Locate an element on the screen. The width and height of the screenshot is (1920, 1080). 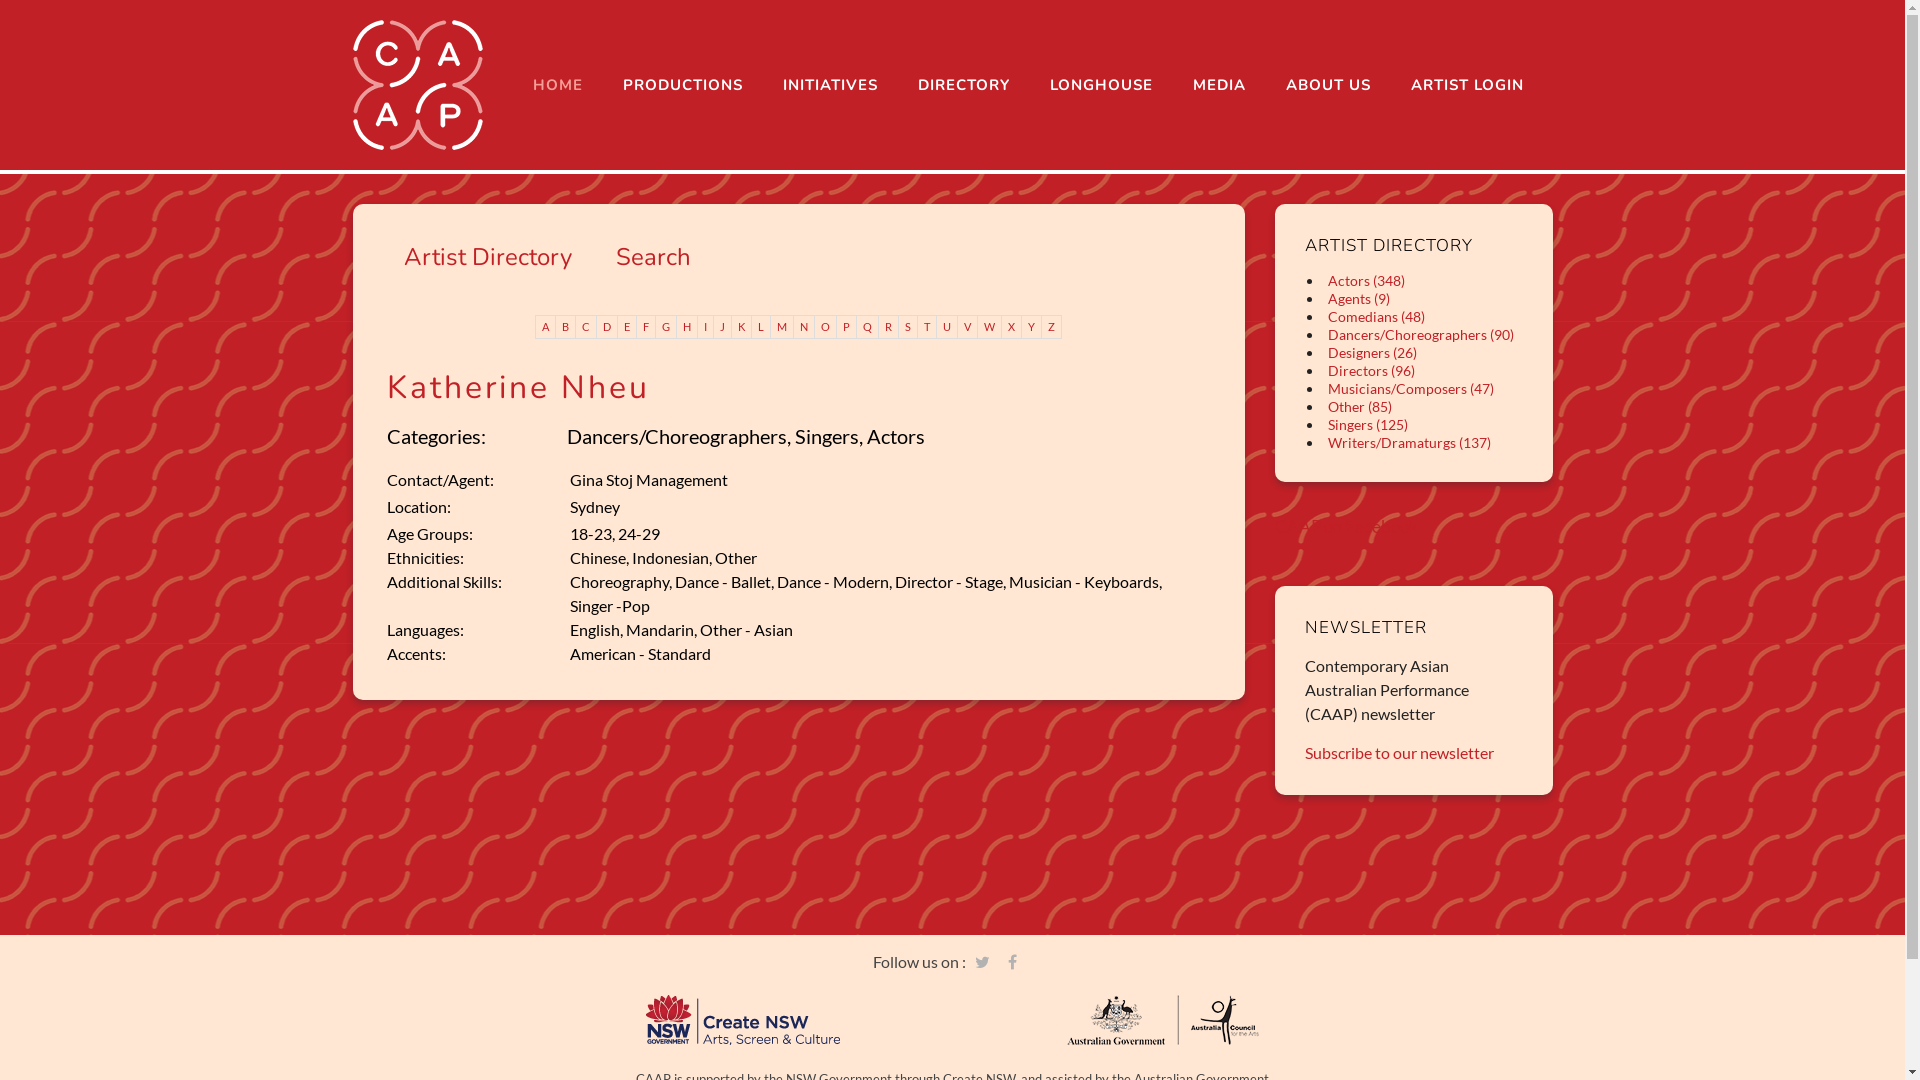
'Directors (96)' is located at coordinates (1370, 370).